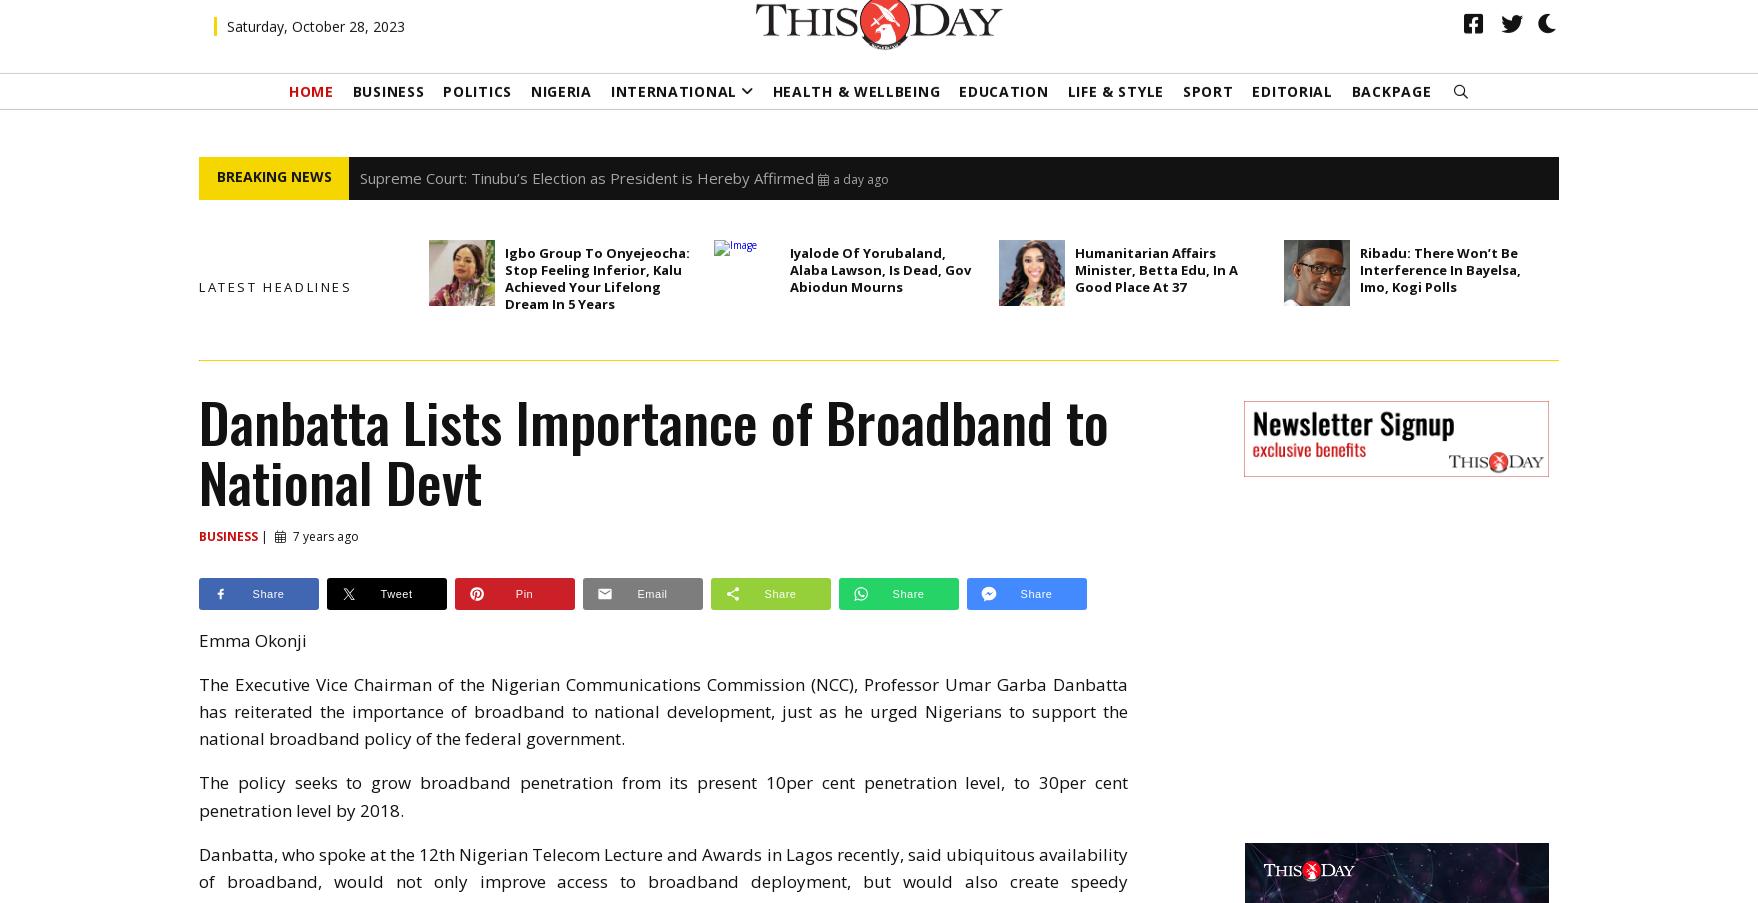 The height and width of the screenshot is (903, 1758). Describe the element at coordinates (958, 118) in the screenshot. I see `'Education'` at that location.